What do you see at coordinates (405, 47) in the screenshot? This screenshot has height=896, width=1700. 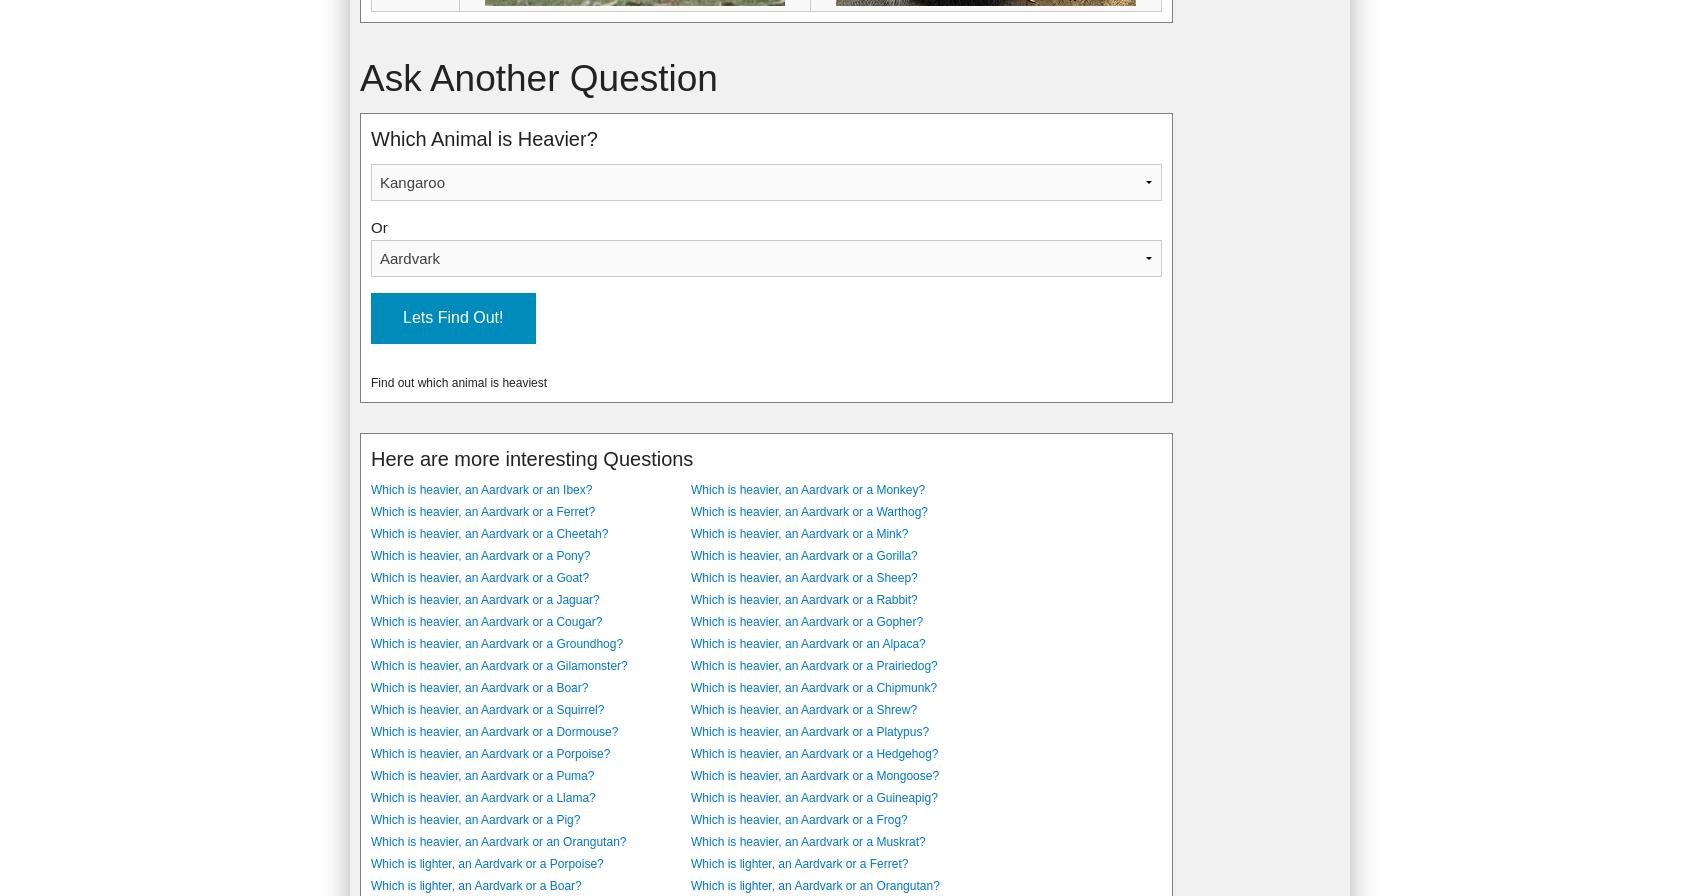 I see `'Kangaroo'` at bounding box center [405, 47].